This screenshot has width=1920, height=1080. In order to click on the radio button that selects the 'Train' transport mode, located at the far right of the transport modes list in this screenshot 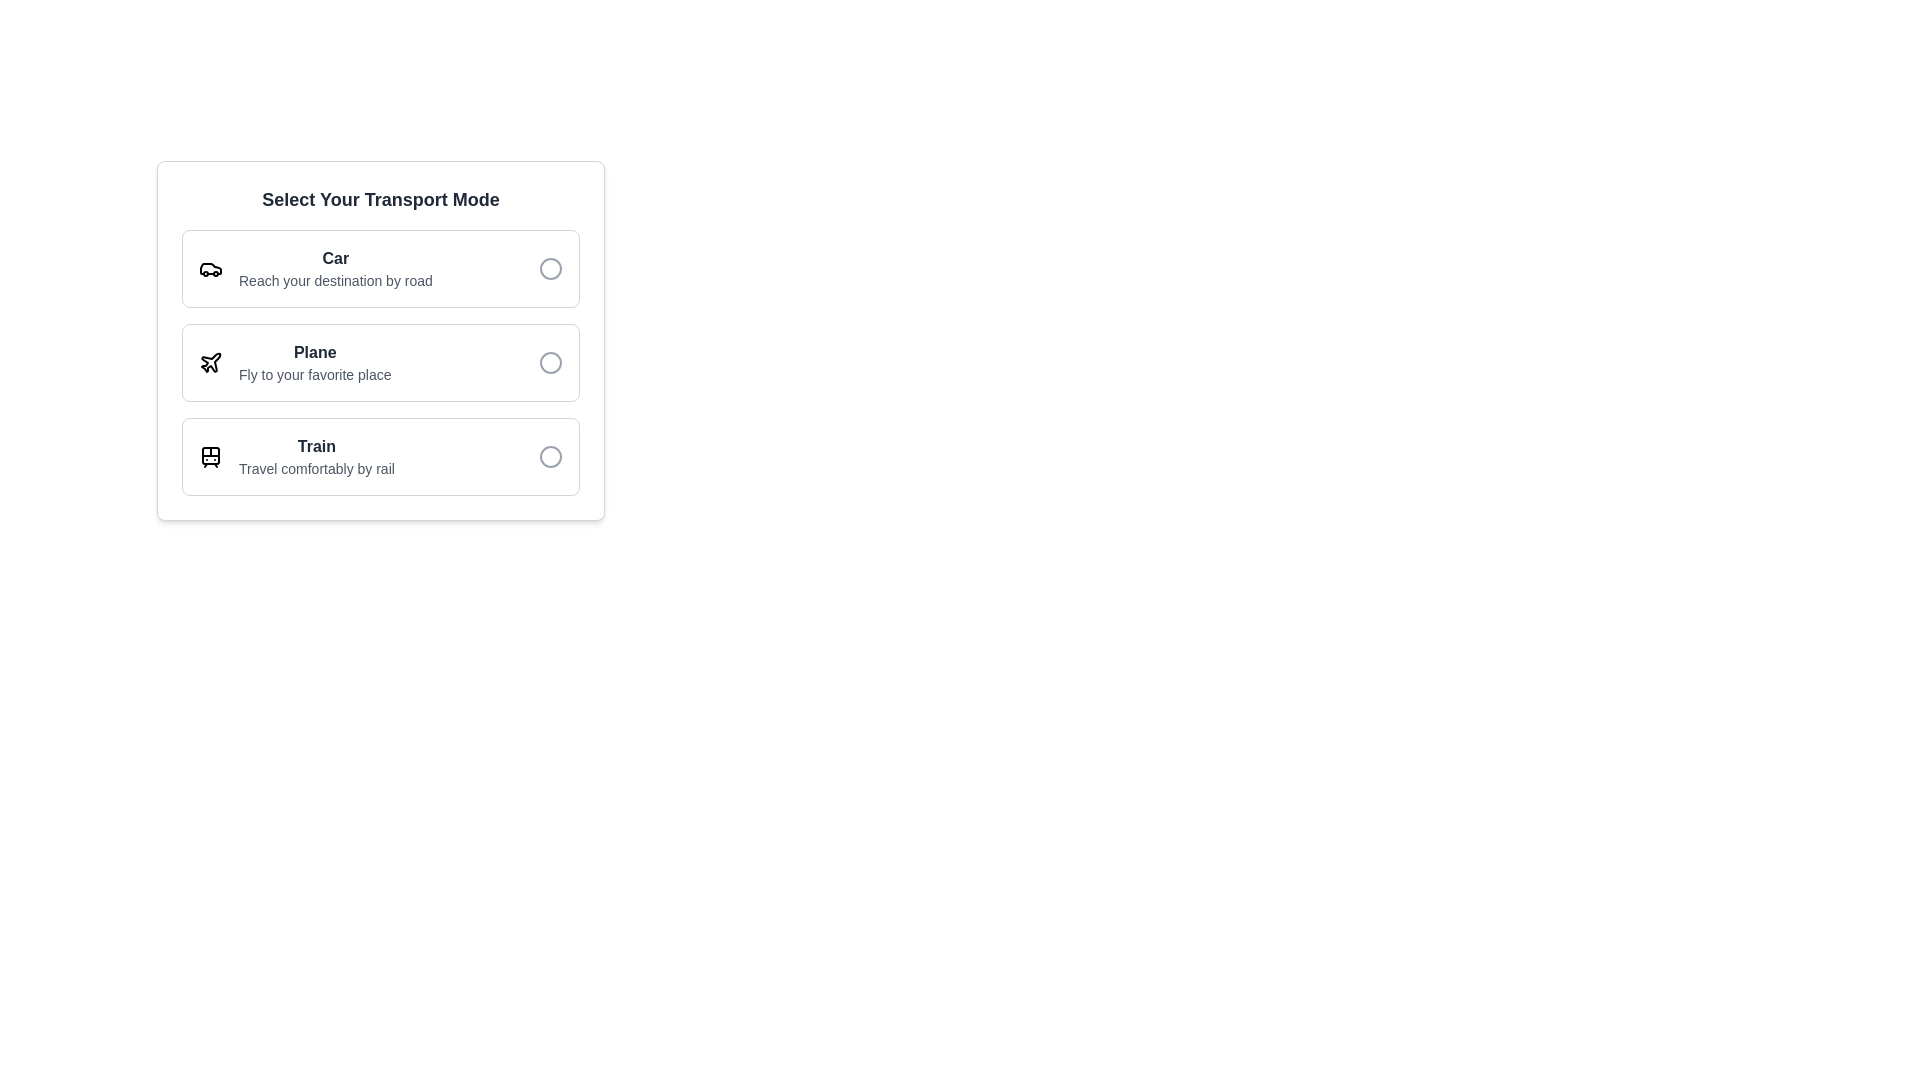, I will do `click(551, 456)`.